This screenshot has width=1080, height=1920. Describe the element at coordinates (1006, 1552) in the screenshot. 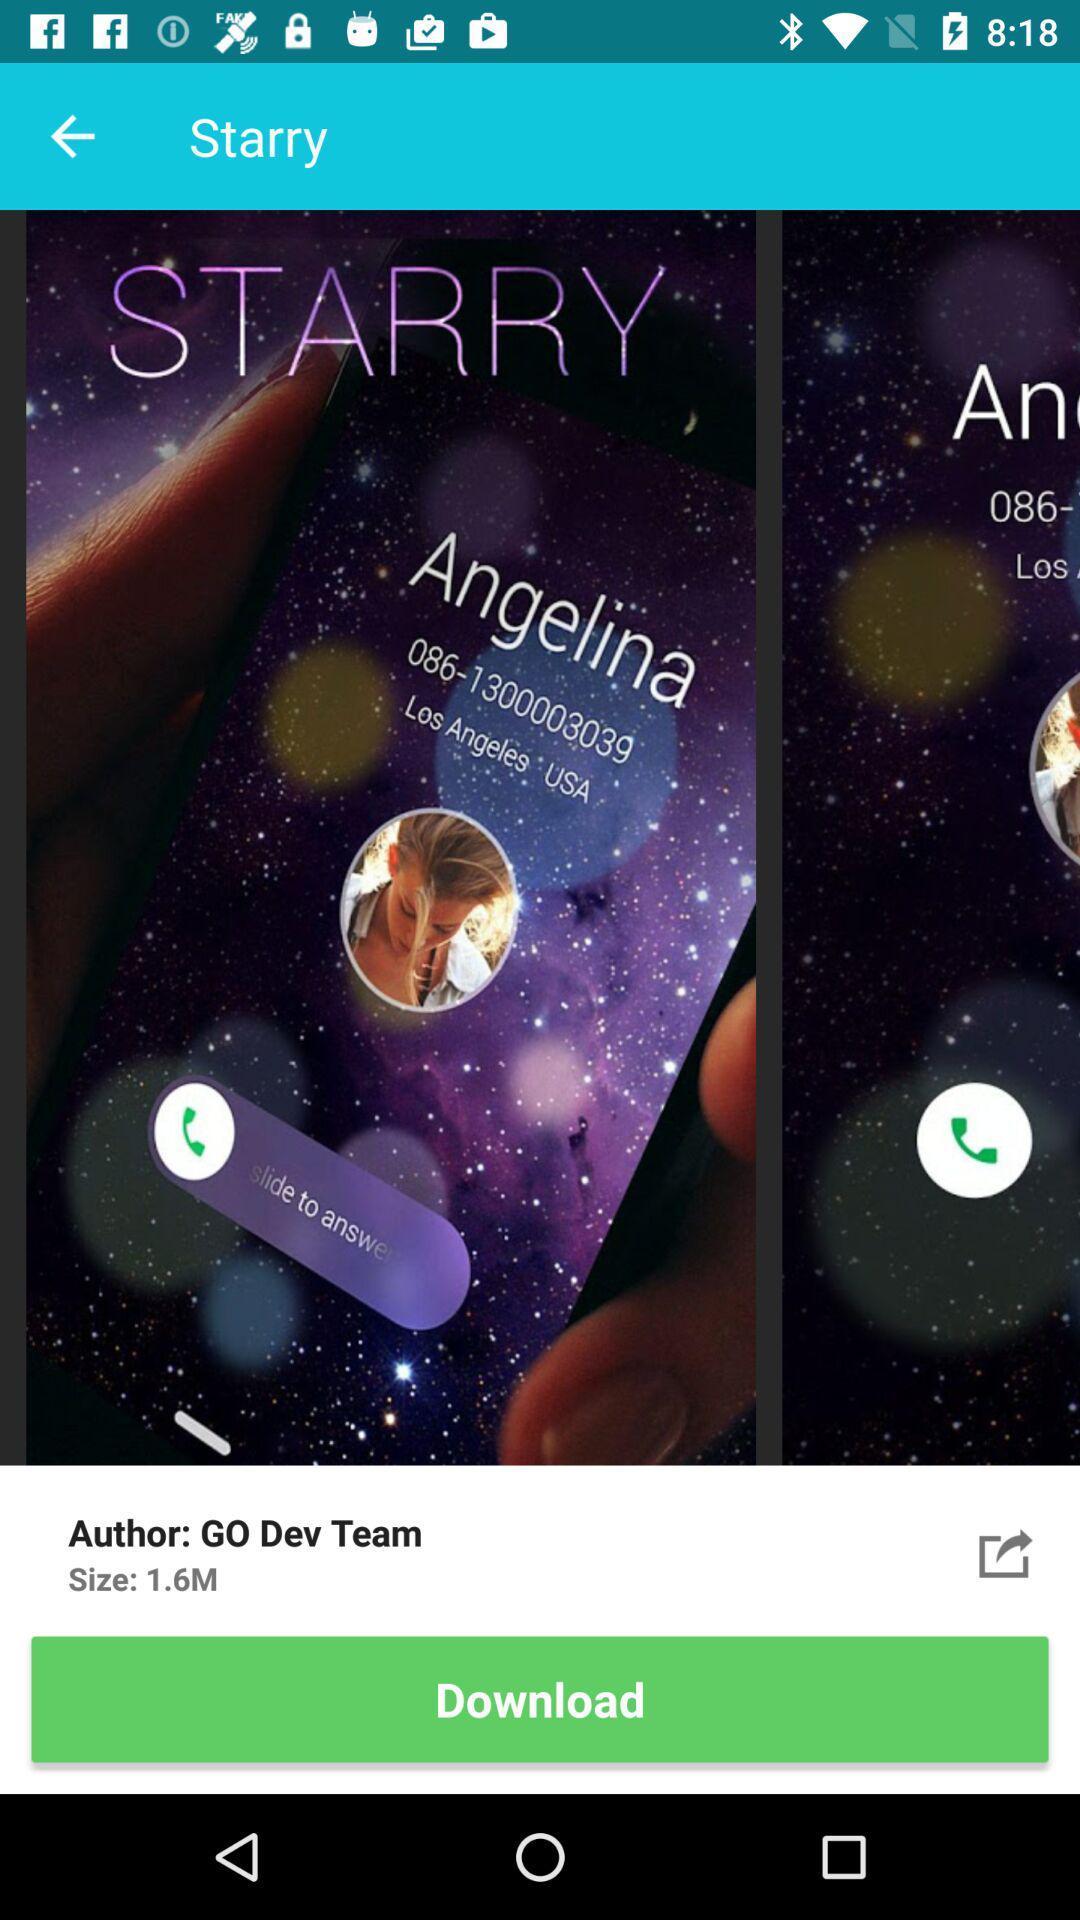

I see `go forward` at that location.